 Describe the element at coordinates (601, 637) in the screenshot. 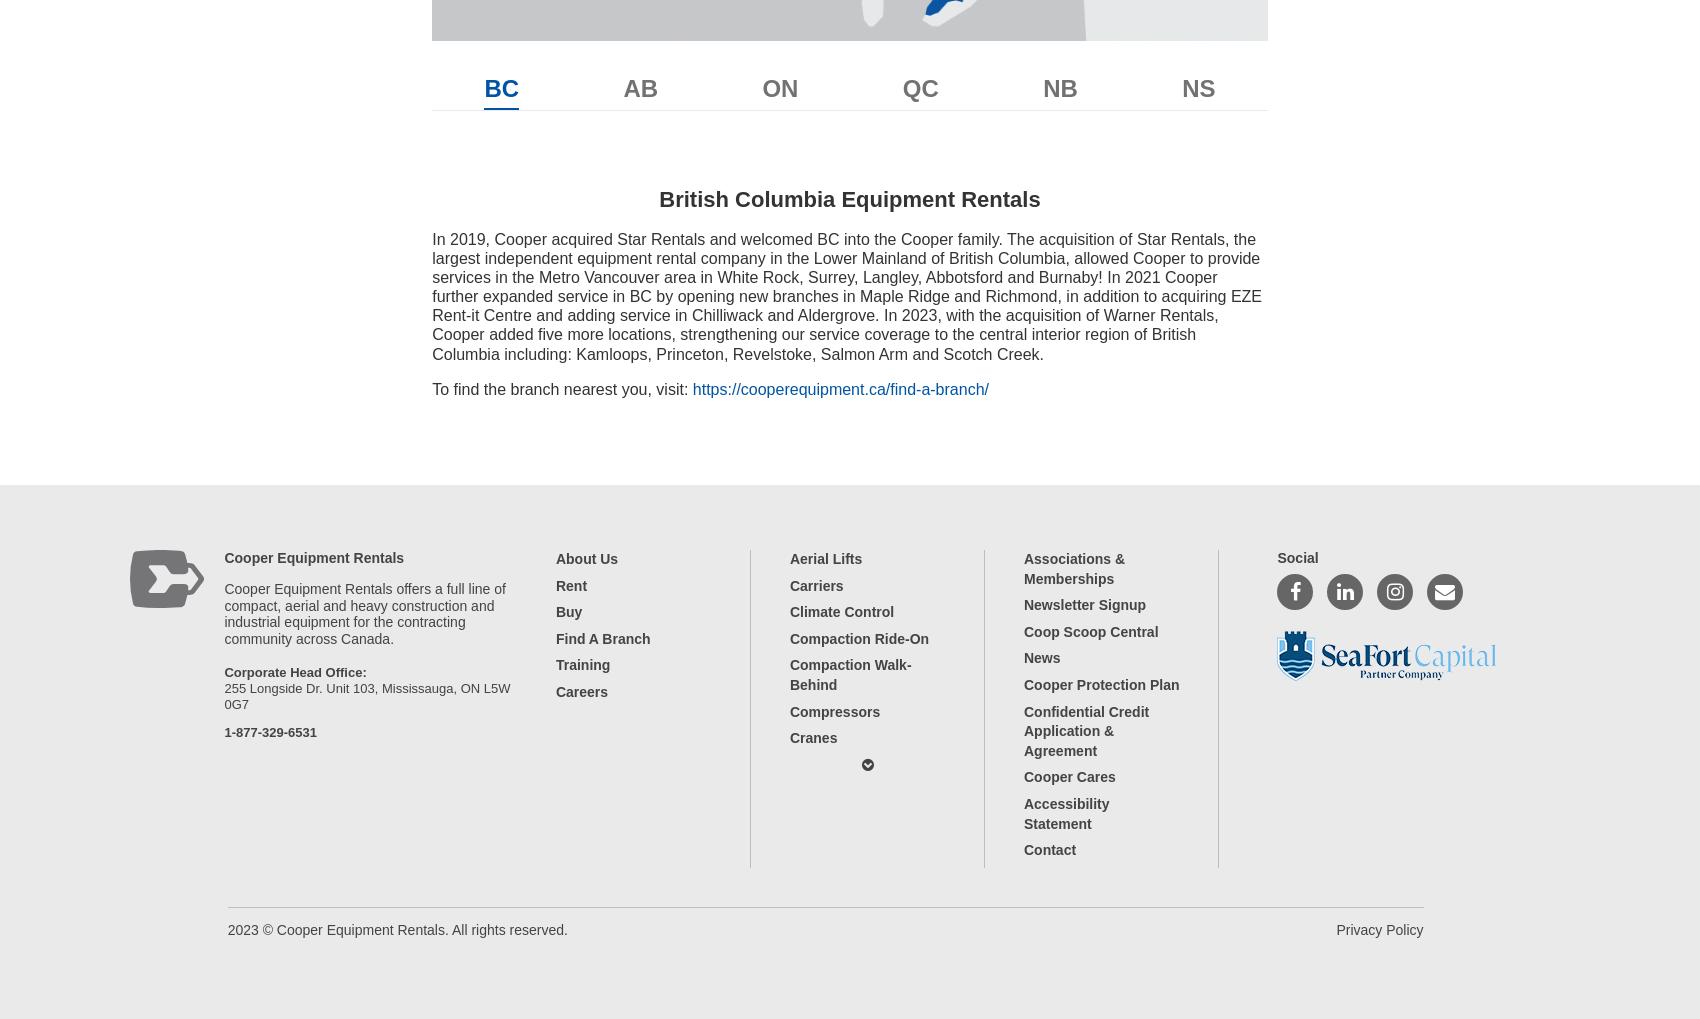

I see `'Find A Branch'` at that location.